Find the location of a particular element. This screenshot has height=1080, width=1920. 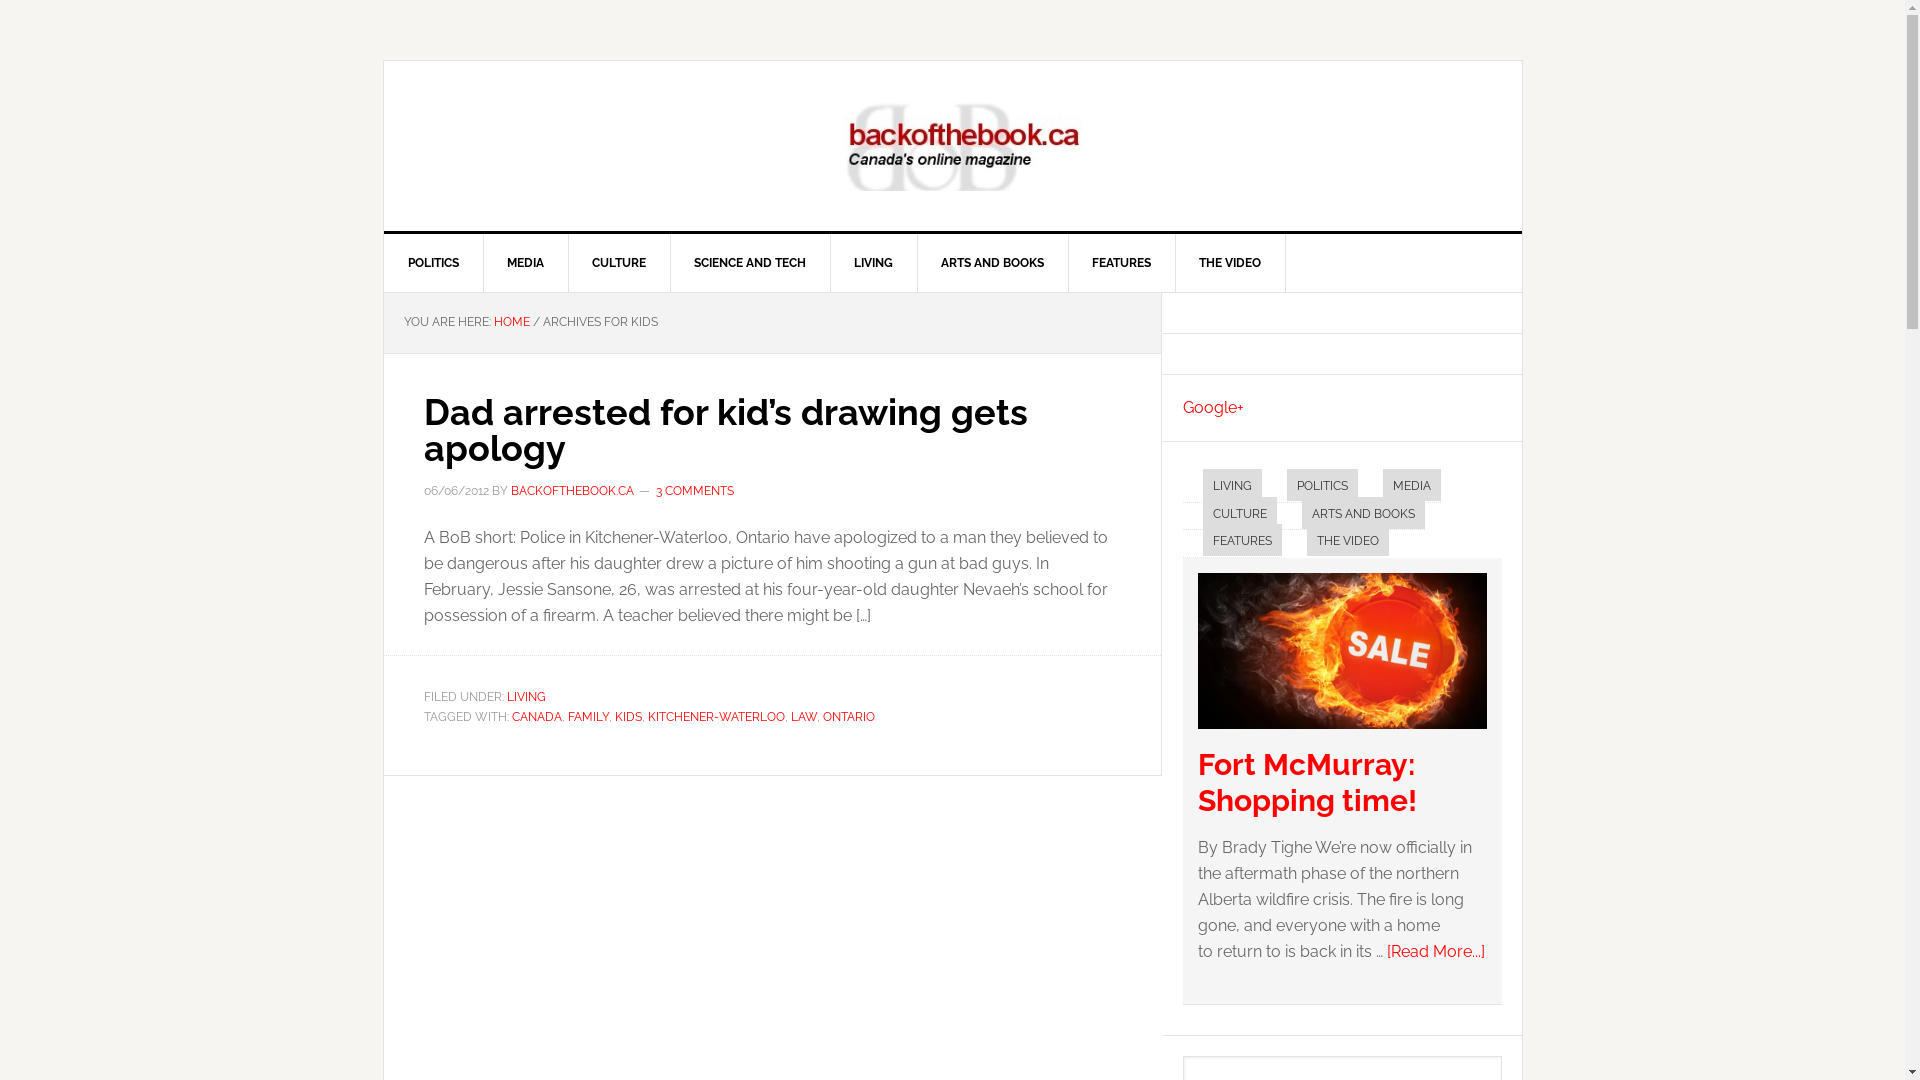

'FEATURES' is located at coordinates (1122, 261).